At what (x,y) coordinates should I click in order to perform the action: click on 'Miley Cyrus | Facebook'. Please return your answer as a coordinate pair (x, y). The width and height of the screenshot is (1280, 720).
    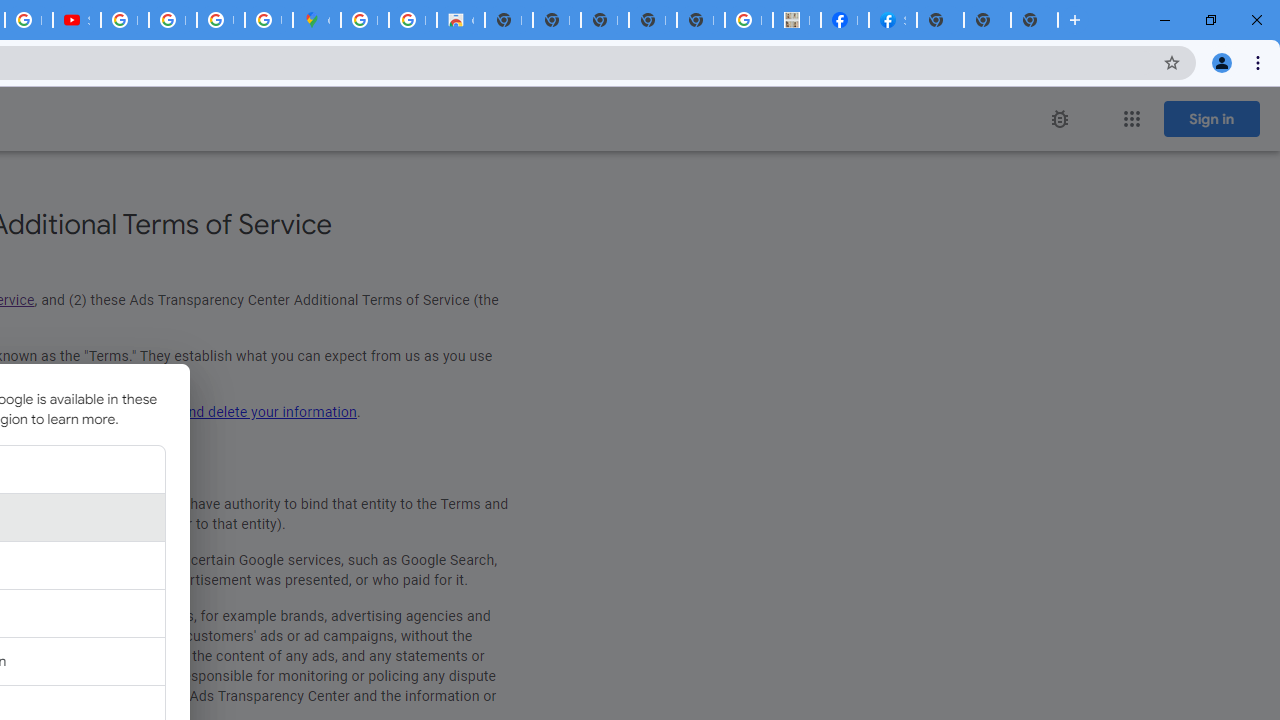
    Looking at the image, I should click on (844, 20).